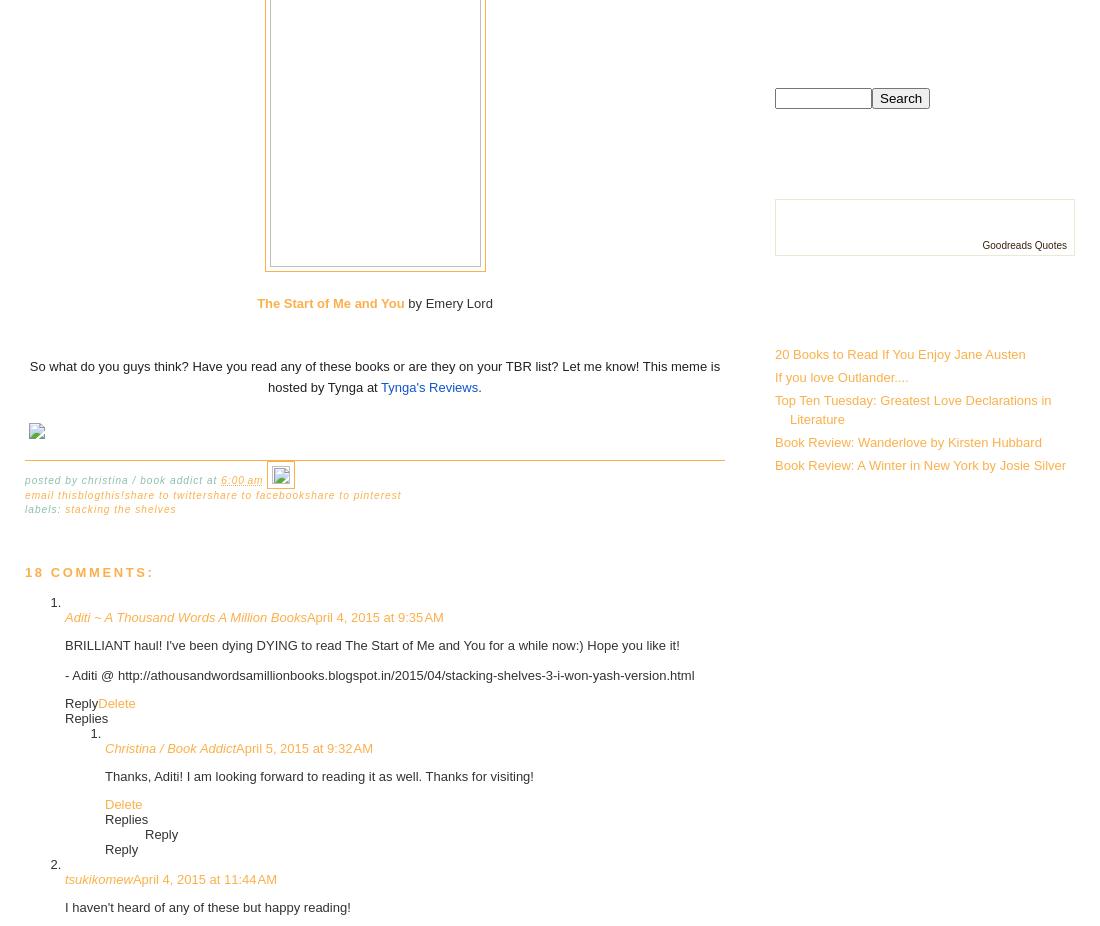 This screenshot has height=926, width=1100. Describe the element at coordinates (43, 507) in the screenshot. I see `'Labels:'` at that location.